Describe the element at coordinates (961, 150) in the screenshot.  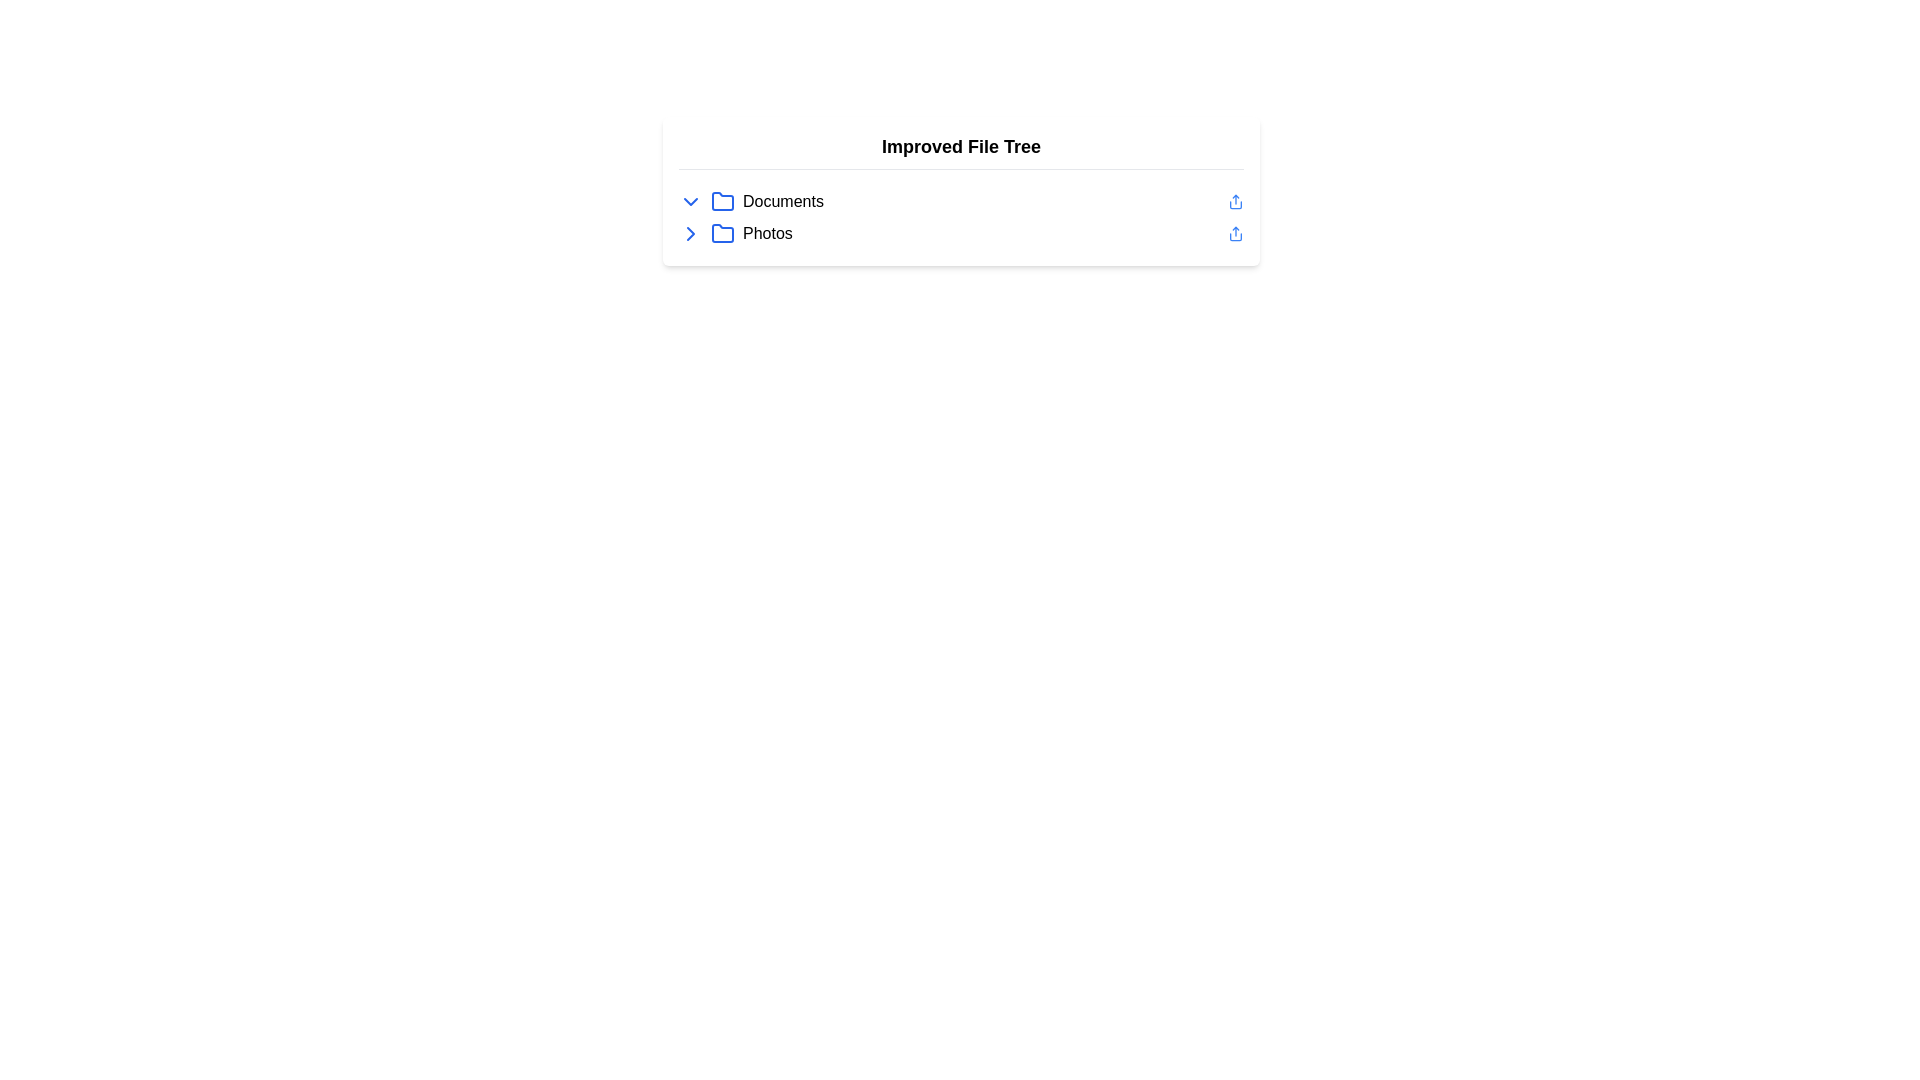
I see `the heading element containing the text 'Improved File Tree', which is styled in bold and larger font, centrally aligned above the 'Documents' and 'Photos' entries` at that location.